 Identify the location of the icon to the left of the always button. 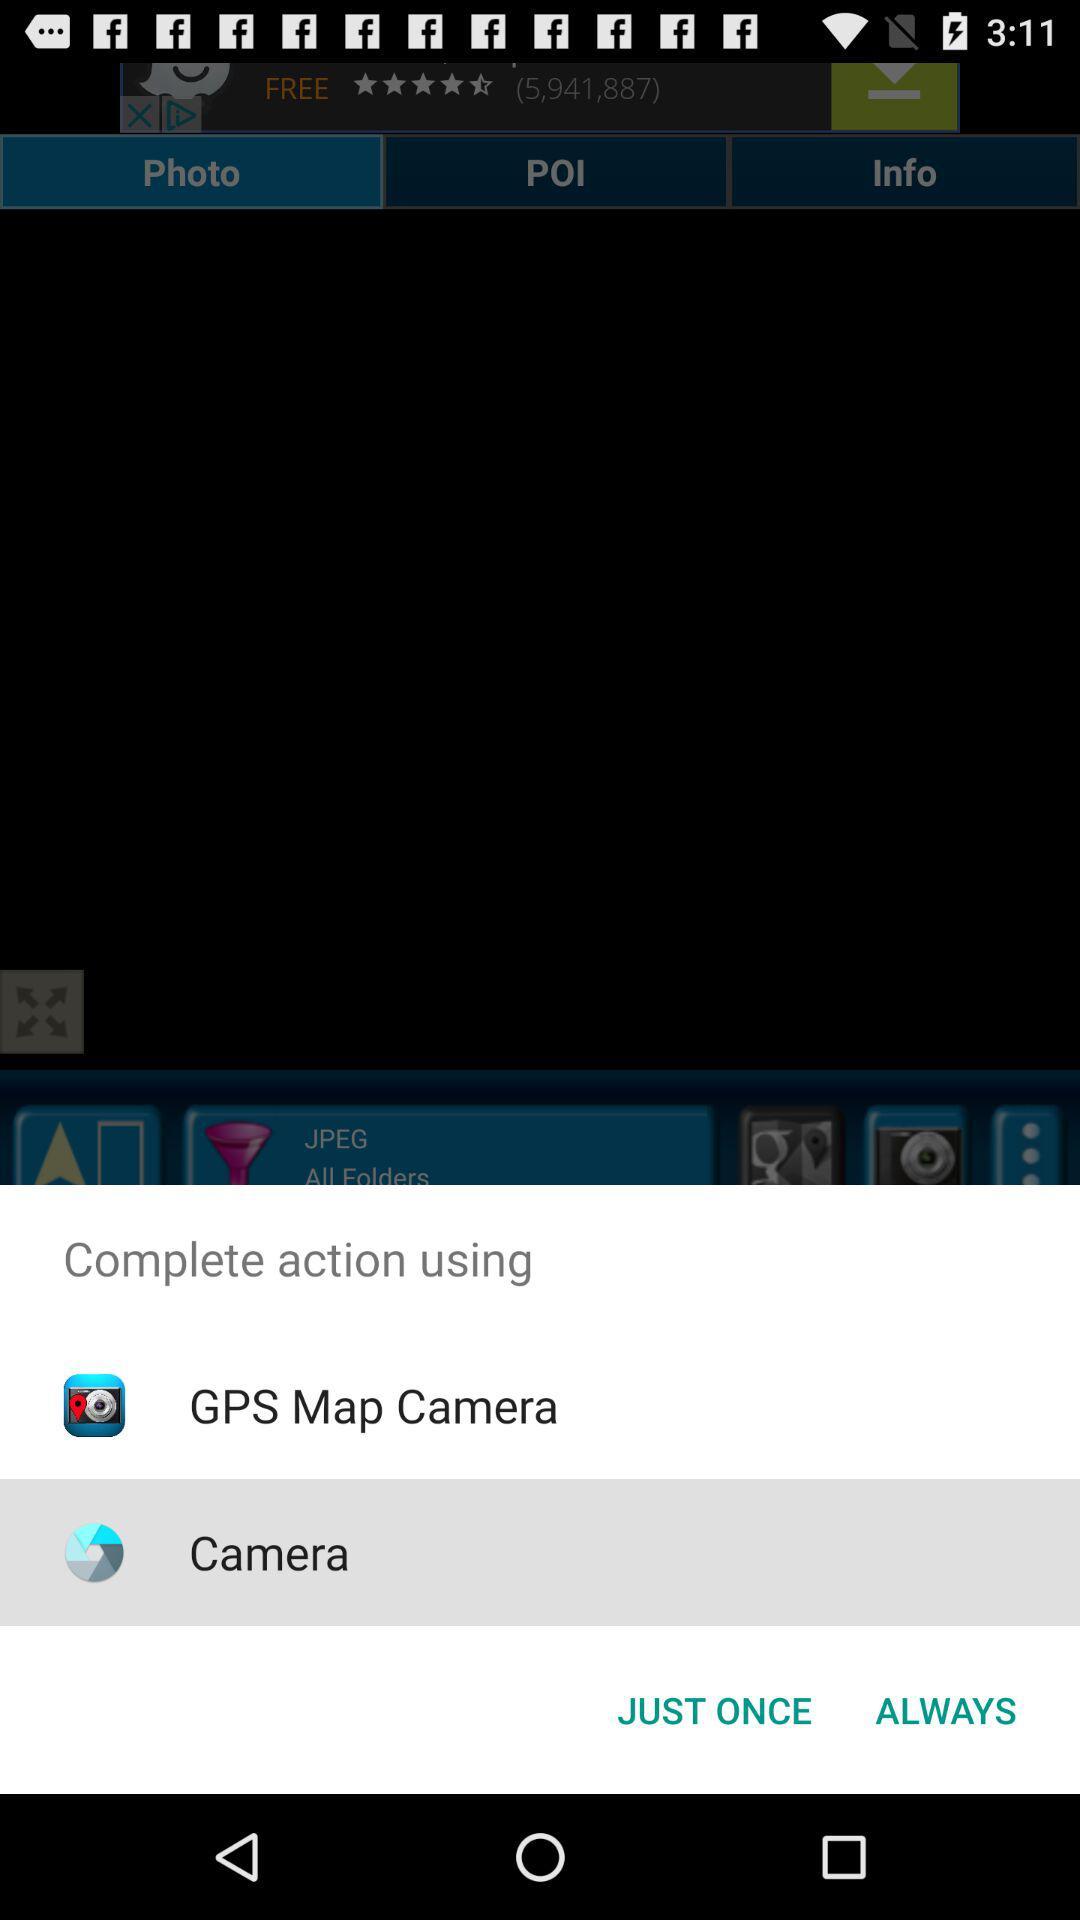
(713, 1708).